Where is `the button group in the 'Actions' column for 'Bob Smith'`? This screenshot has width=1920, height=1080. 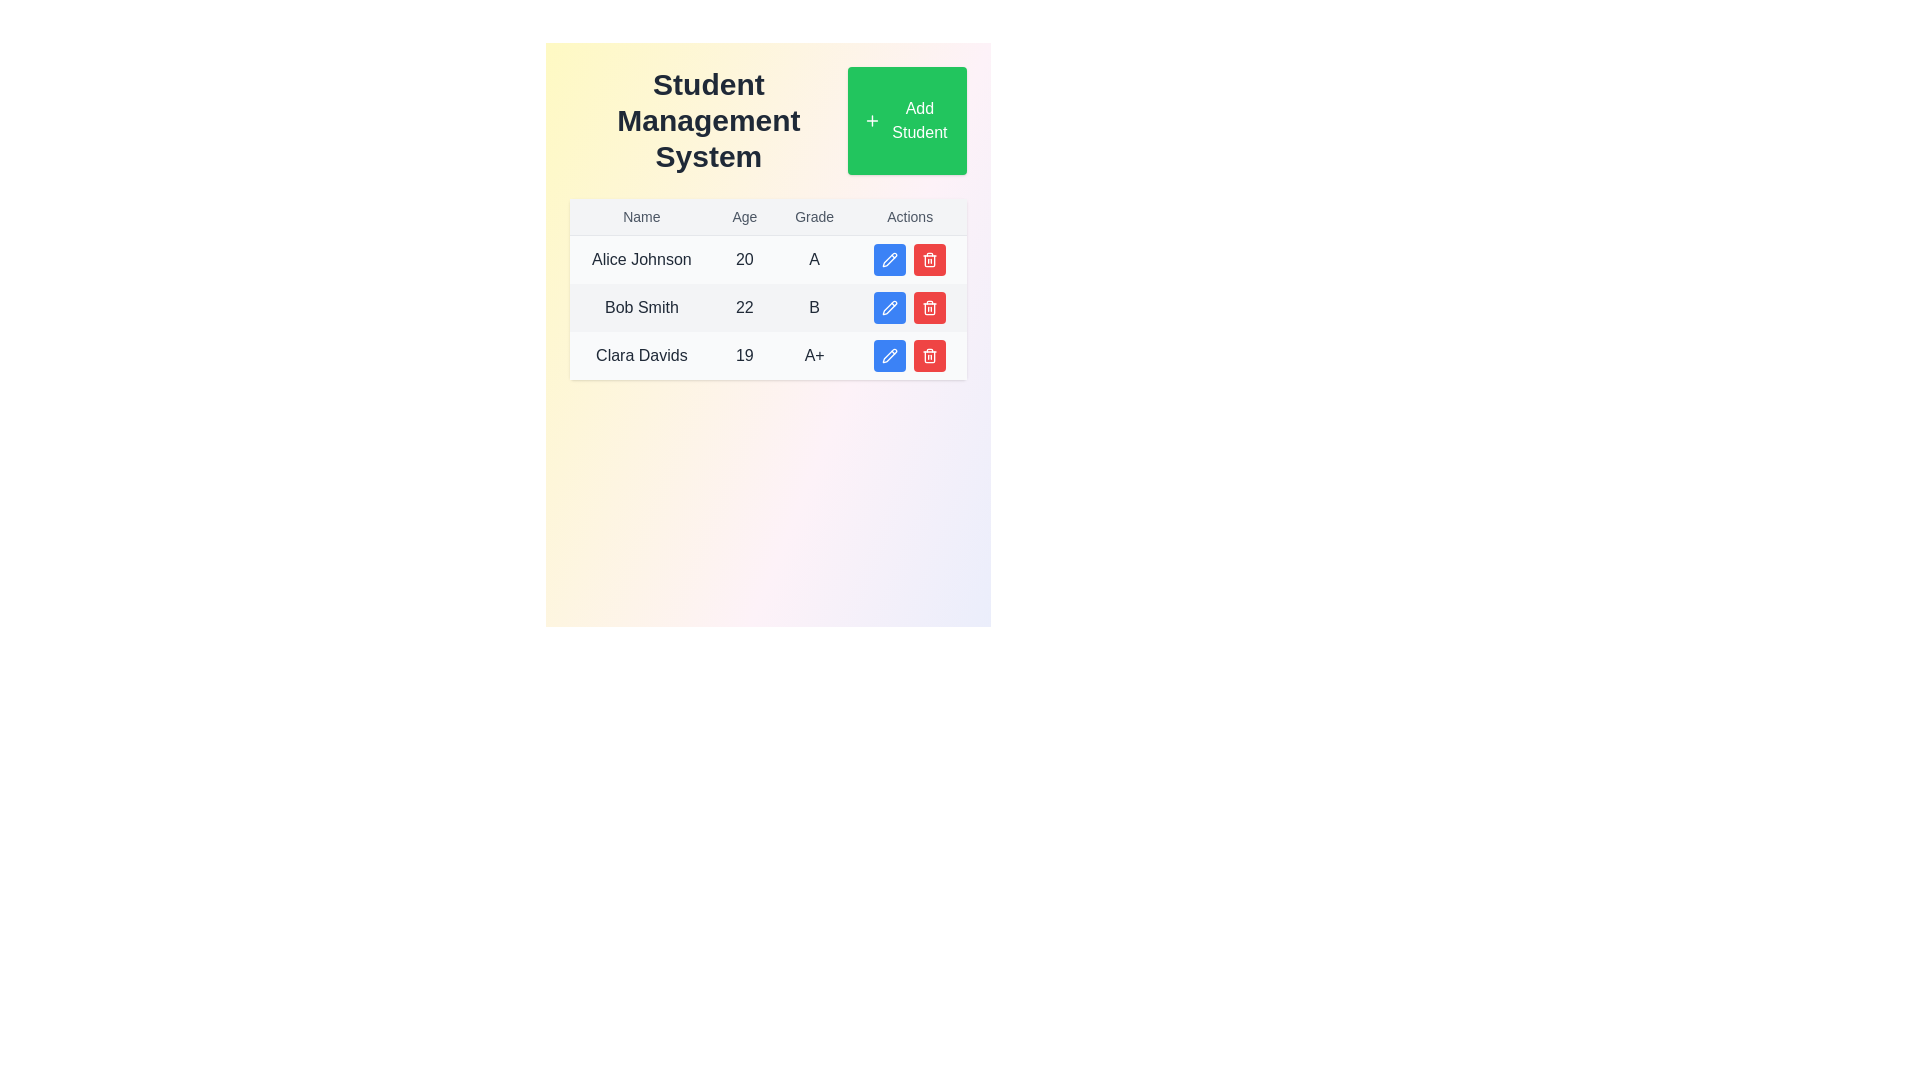
the button group in the 'Actions' column for 'Bob Smith' is located at coordinates (909, 308).